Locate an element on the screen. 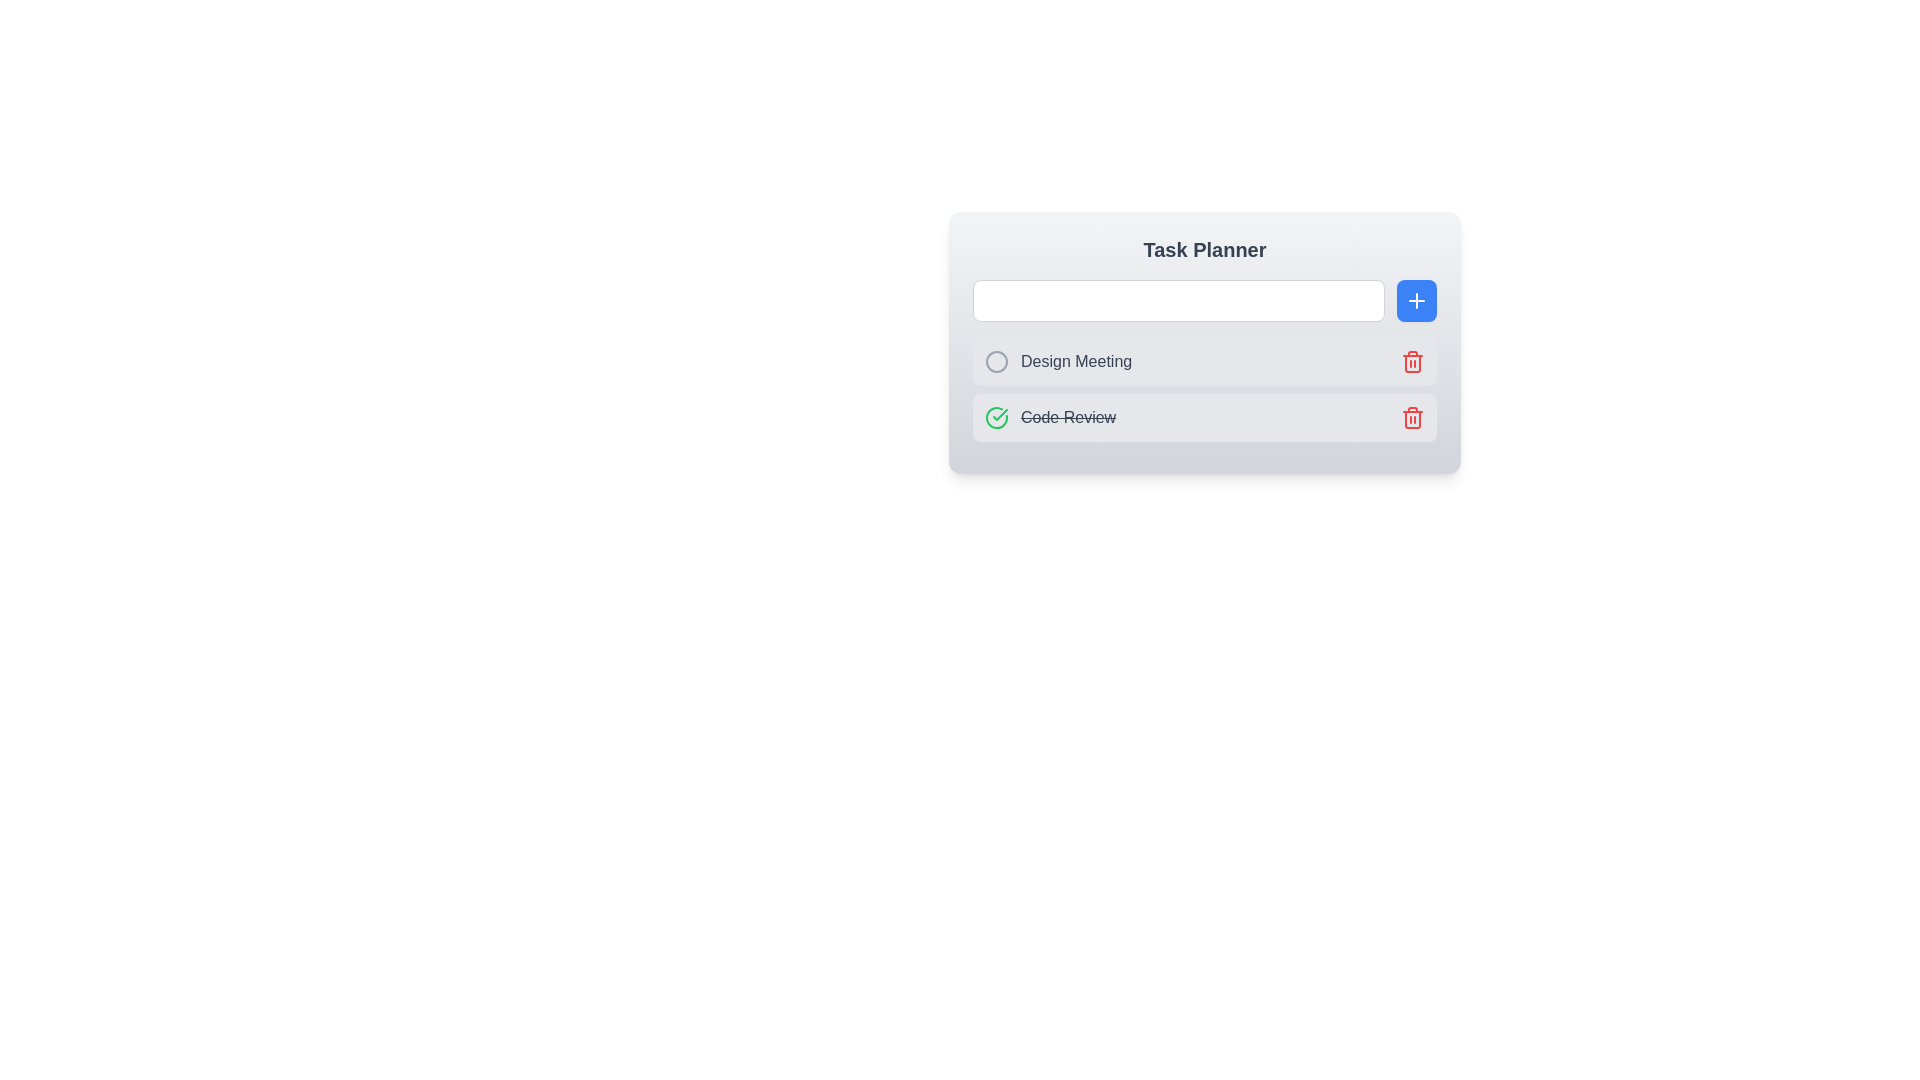 The height and width of the screenshot is (1080, 1920). the text label indicating the title or description of the specific task in the upper task item of the checklist, located next to the checkbox icon is located at coordinates (1057, 362).